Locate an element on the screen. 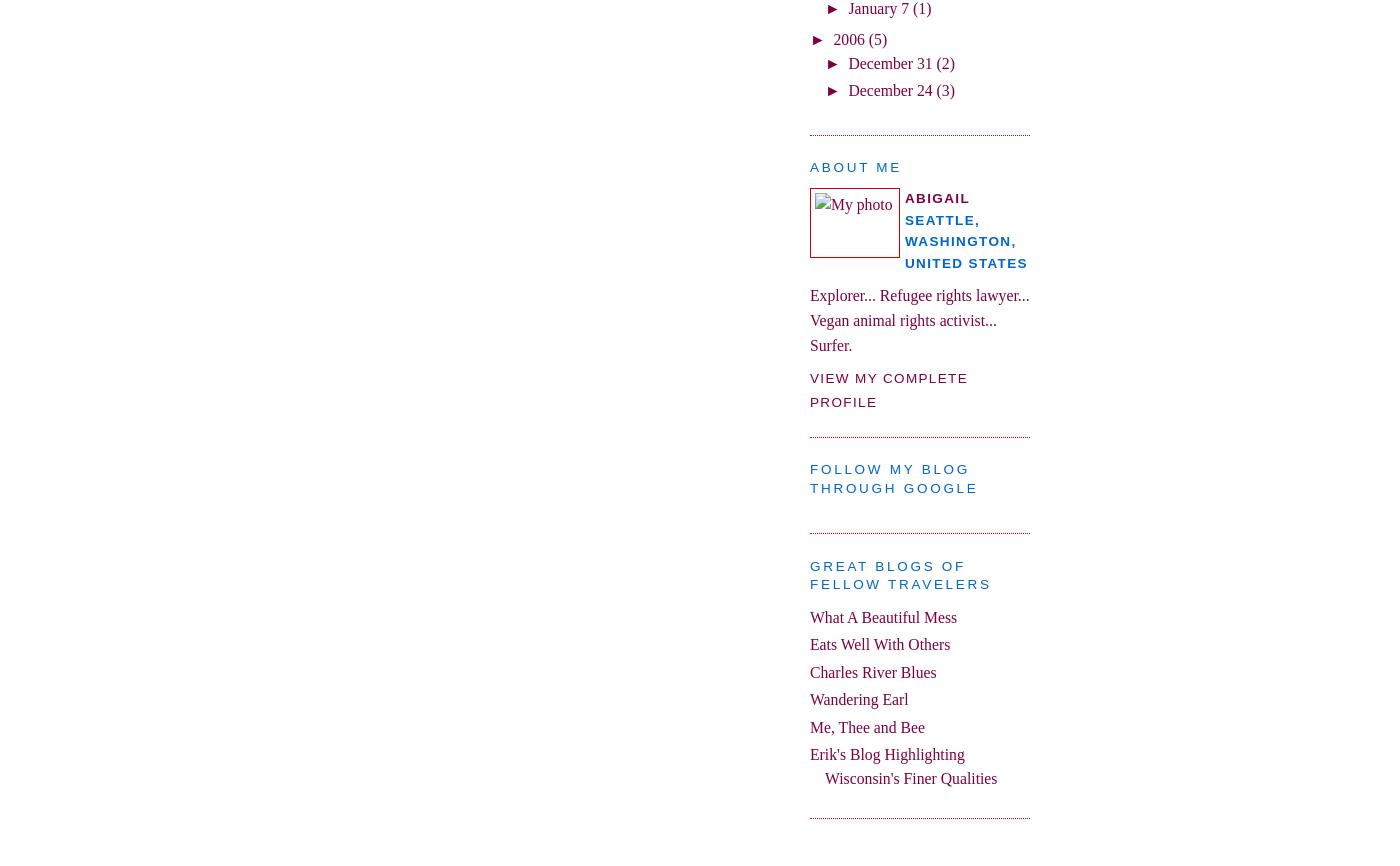  'Me, Thee and Bee' is located at coordinates (867, 725).